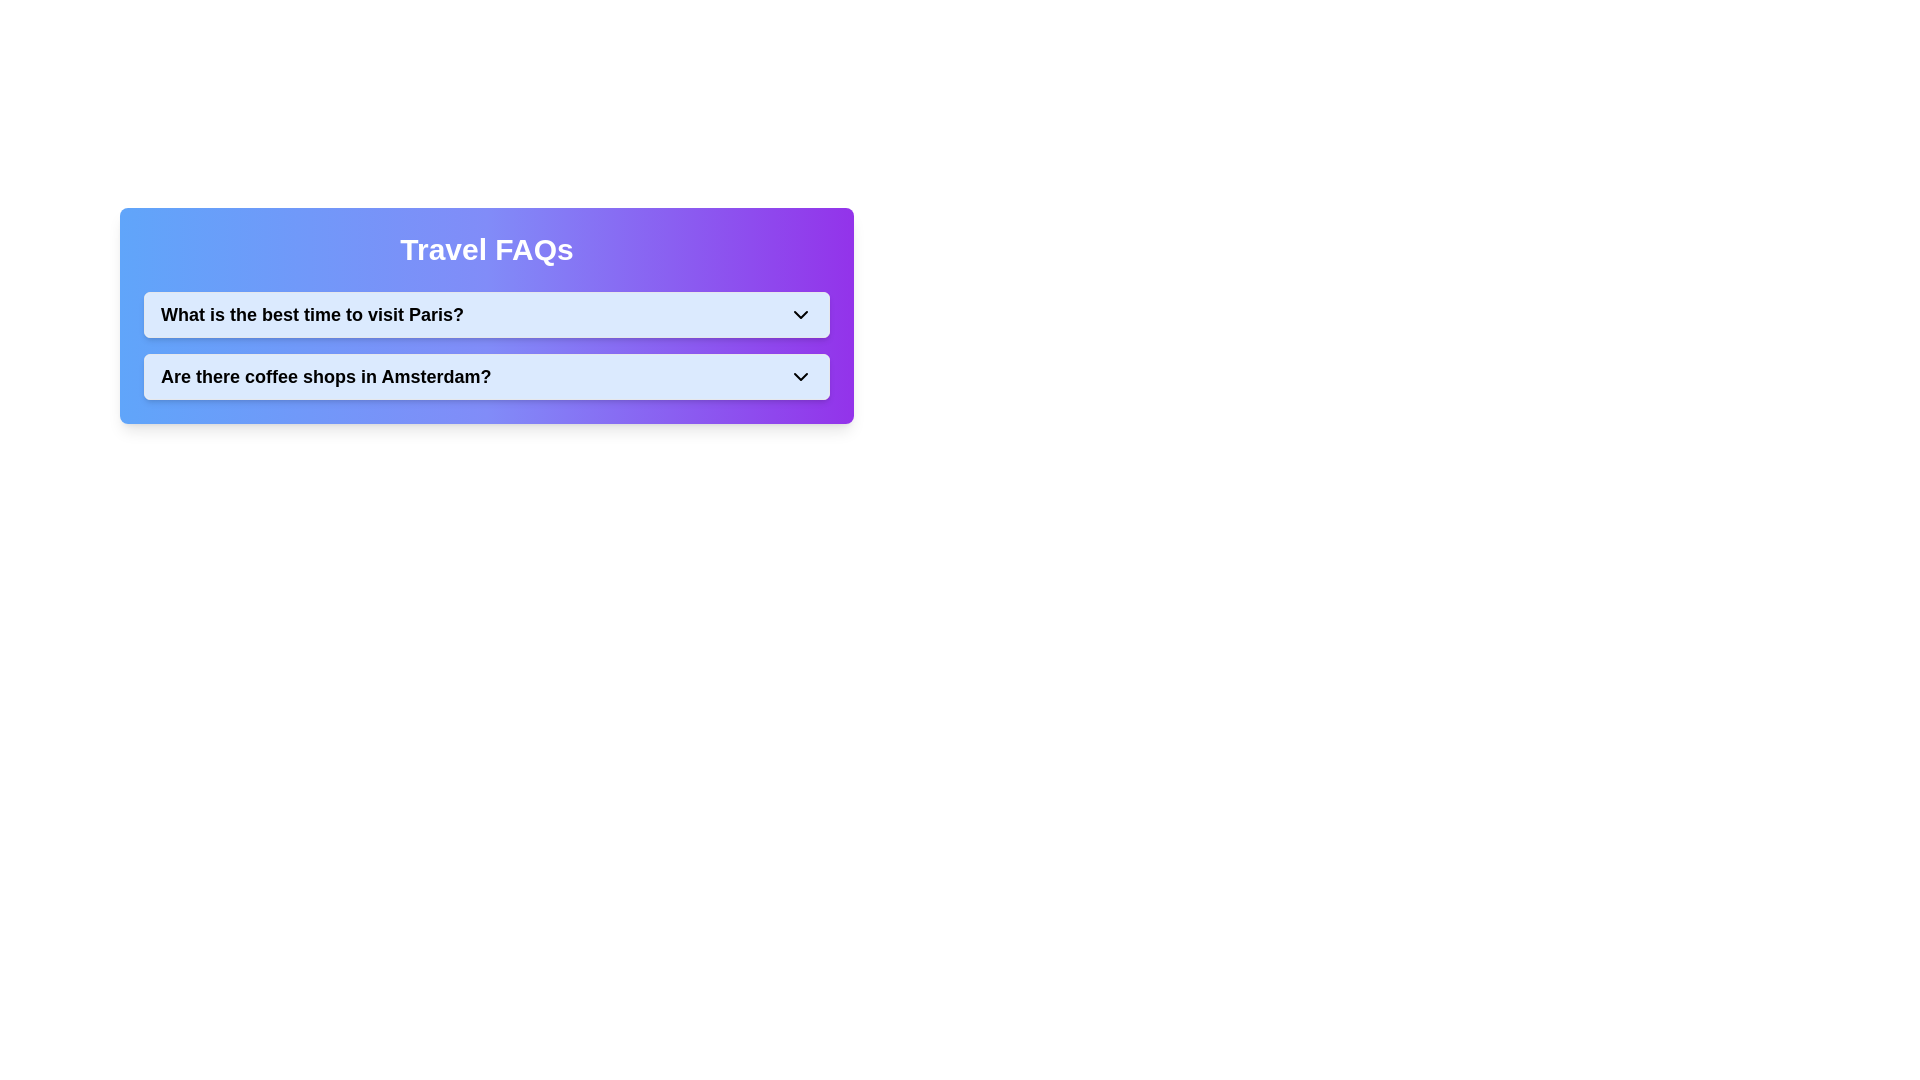 The width and height of the screenshot is (1920, 1080). I want to click on the light blue rectangular dropdown menu button labeled 'What is the best time to visit Paris?', so click(486, 315).